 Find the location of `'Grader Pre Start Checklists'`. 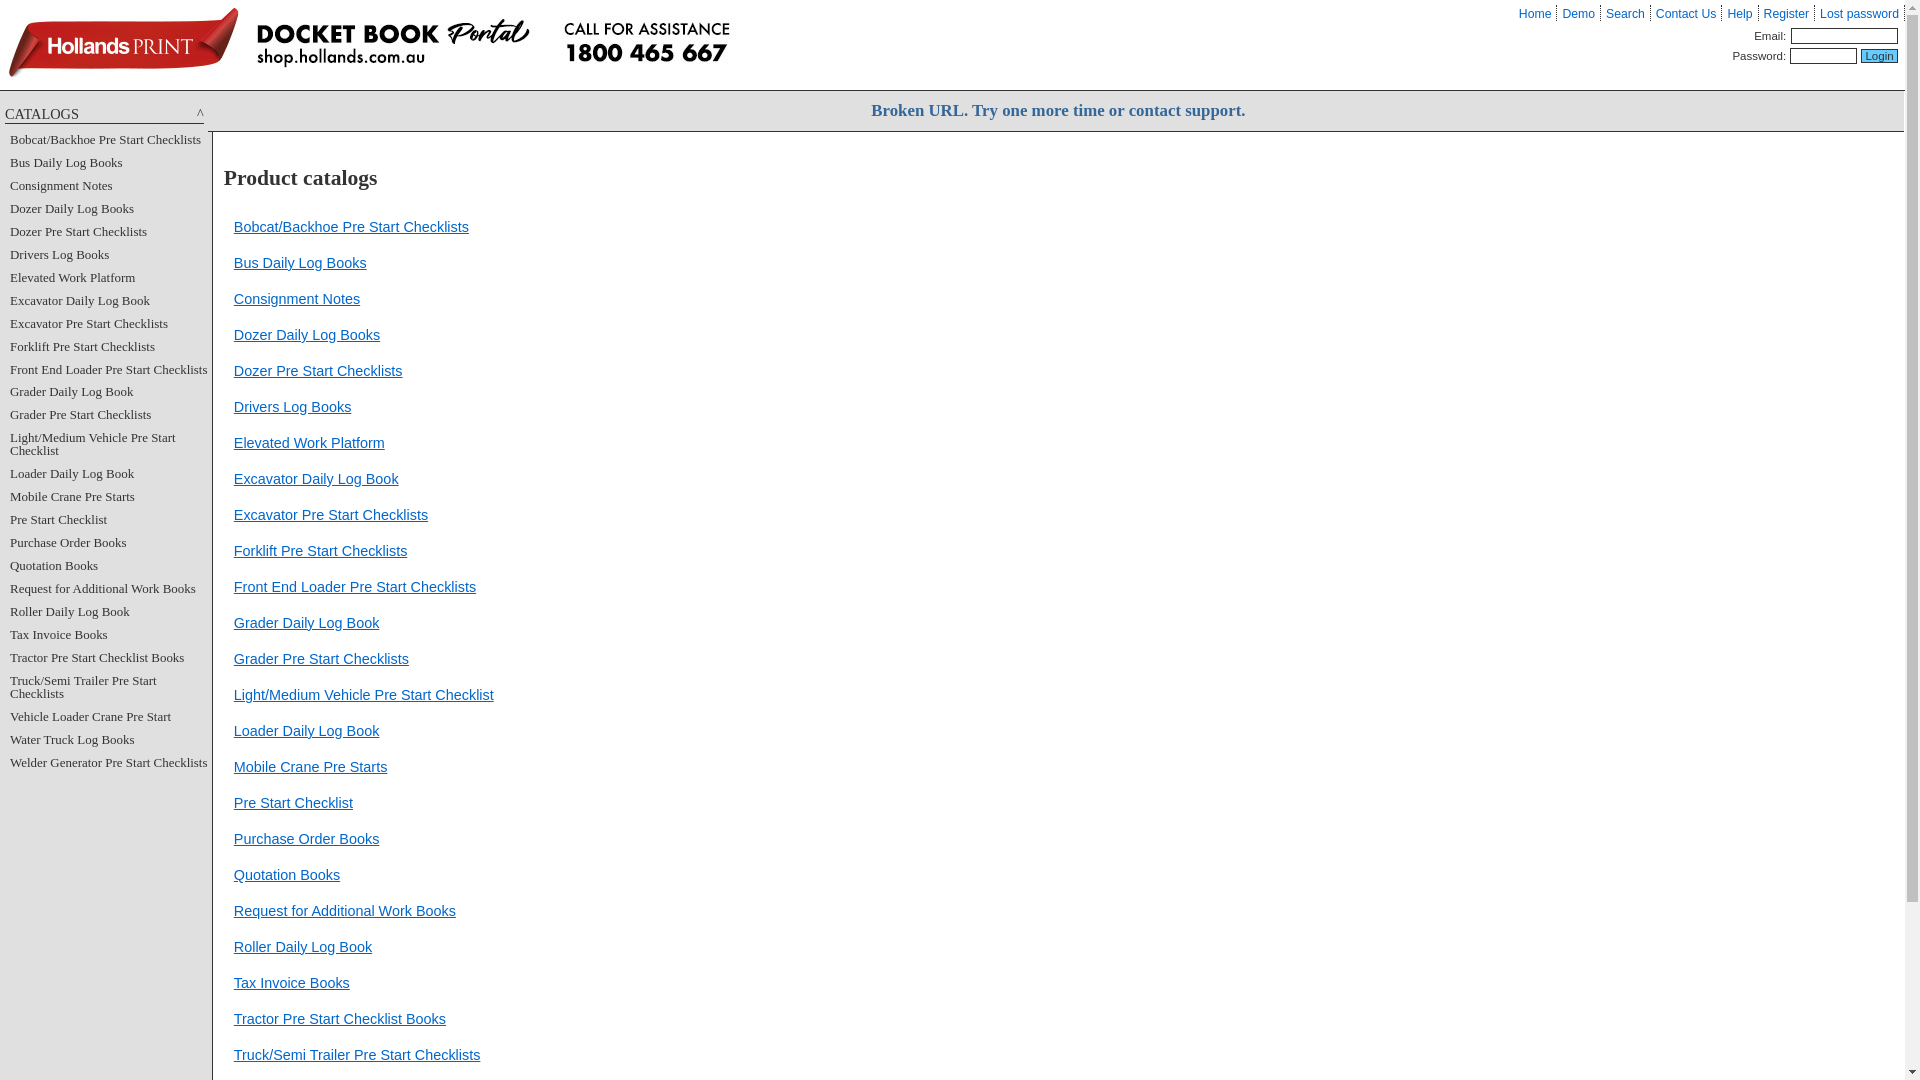

'Grader Pre Start Checklists' is located at coordinates (321, 659).